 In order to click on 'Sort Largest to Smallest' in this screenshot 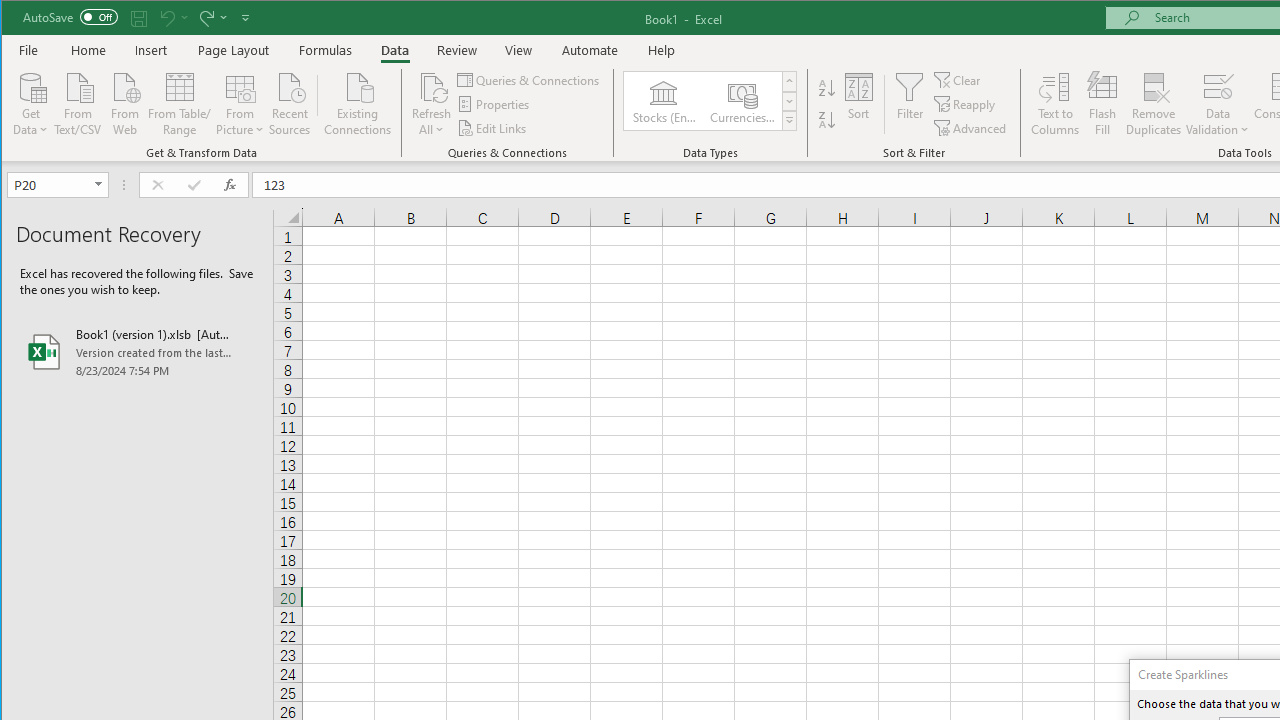, I will do `click(827, 120)`.